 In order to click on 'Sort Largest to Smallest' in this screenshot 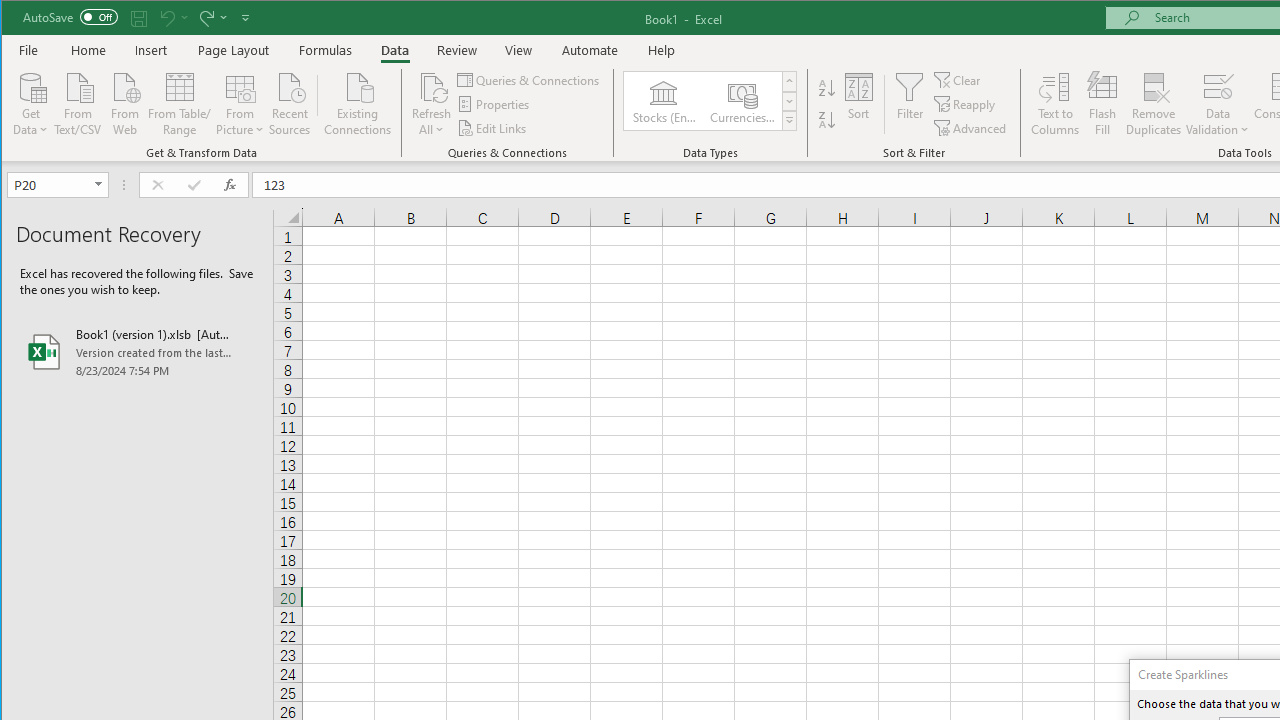, I will do `click(827, 120)`.